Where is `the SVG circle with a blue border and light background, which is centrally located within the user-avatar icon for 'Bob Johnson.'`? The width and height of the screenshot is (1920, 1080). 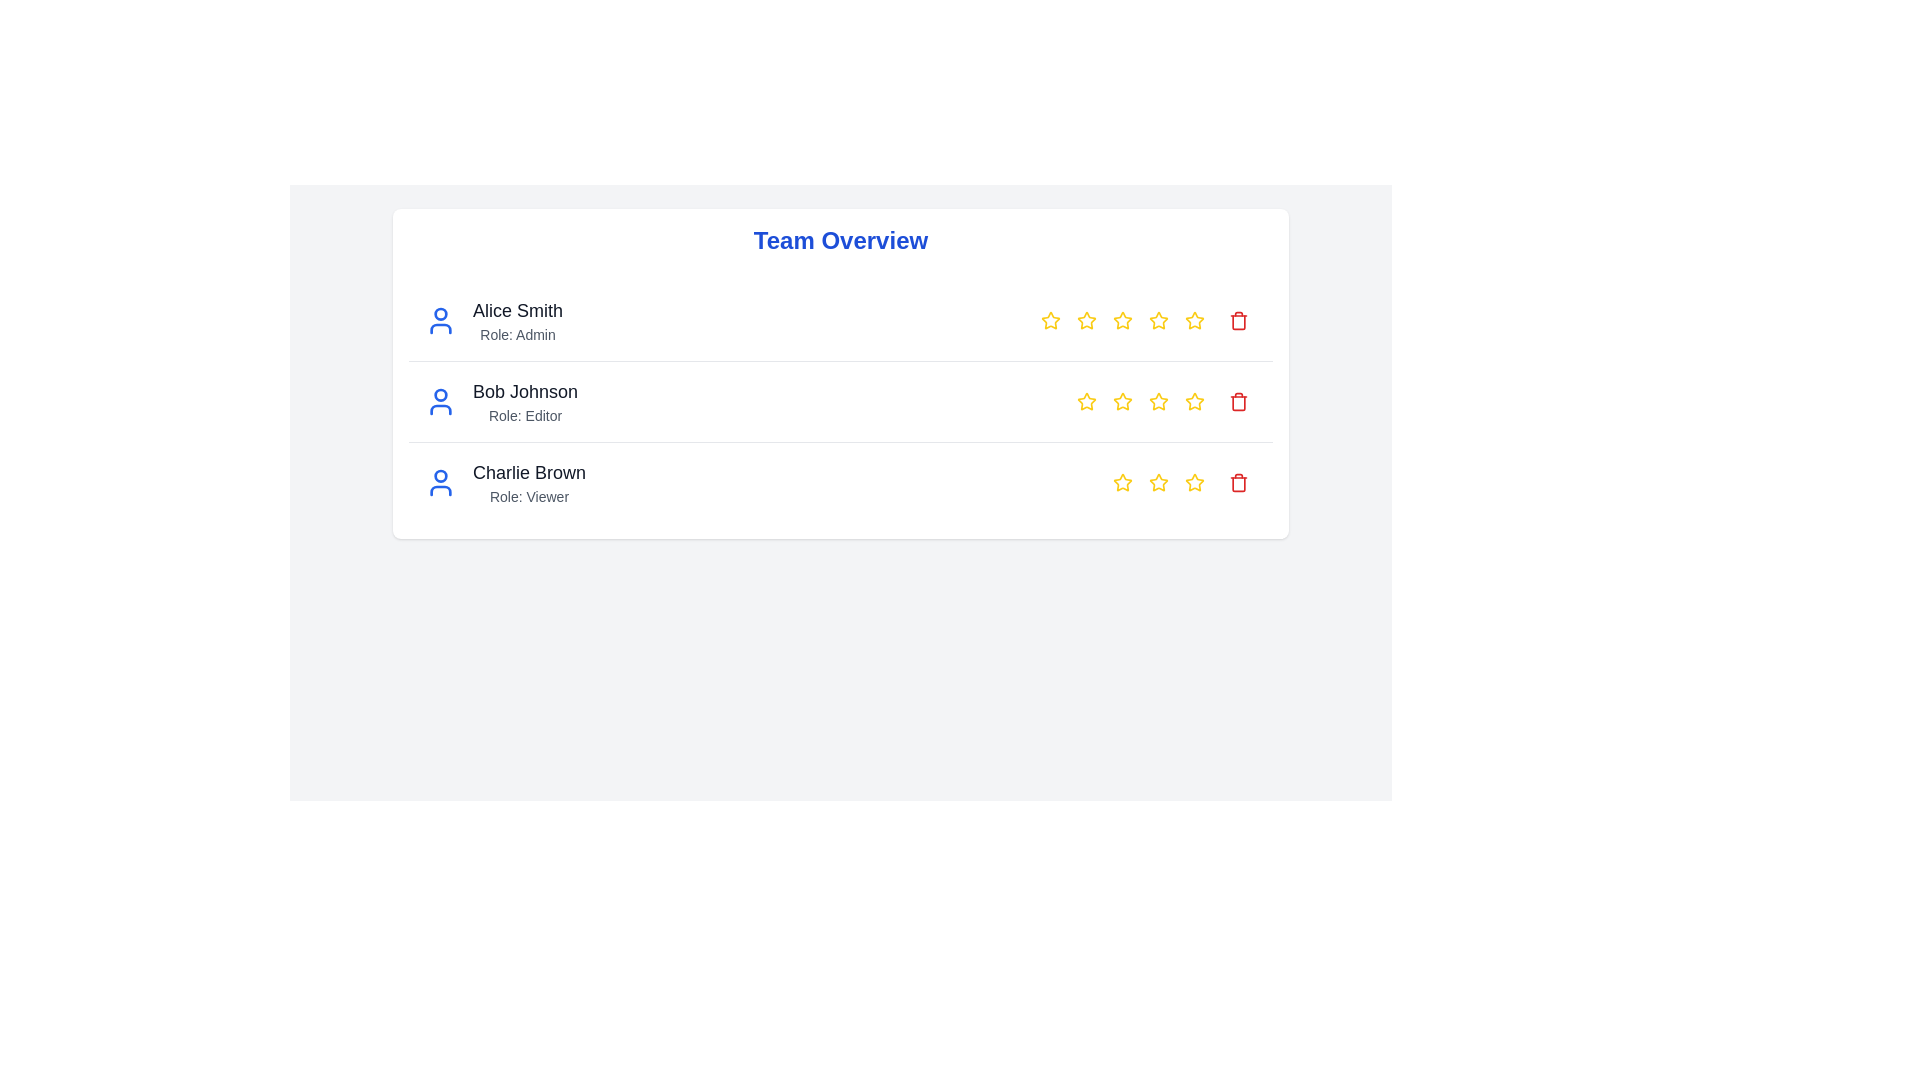 the SVG circle with a blue border and light background, which is centrally located within the user-avatar icon for 'Bob Johnson.' is located at coordinates (440, 394).